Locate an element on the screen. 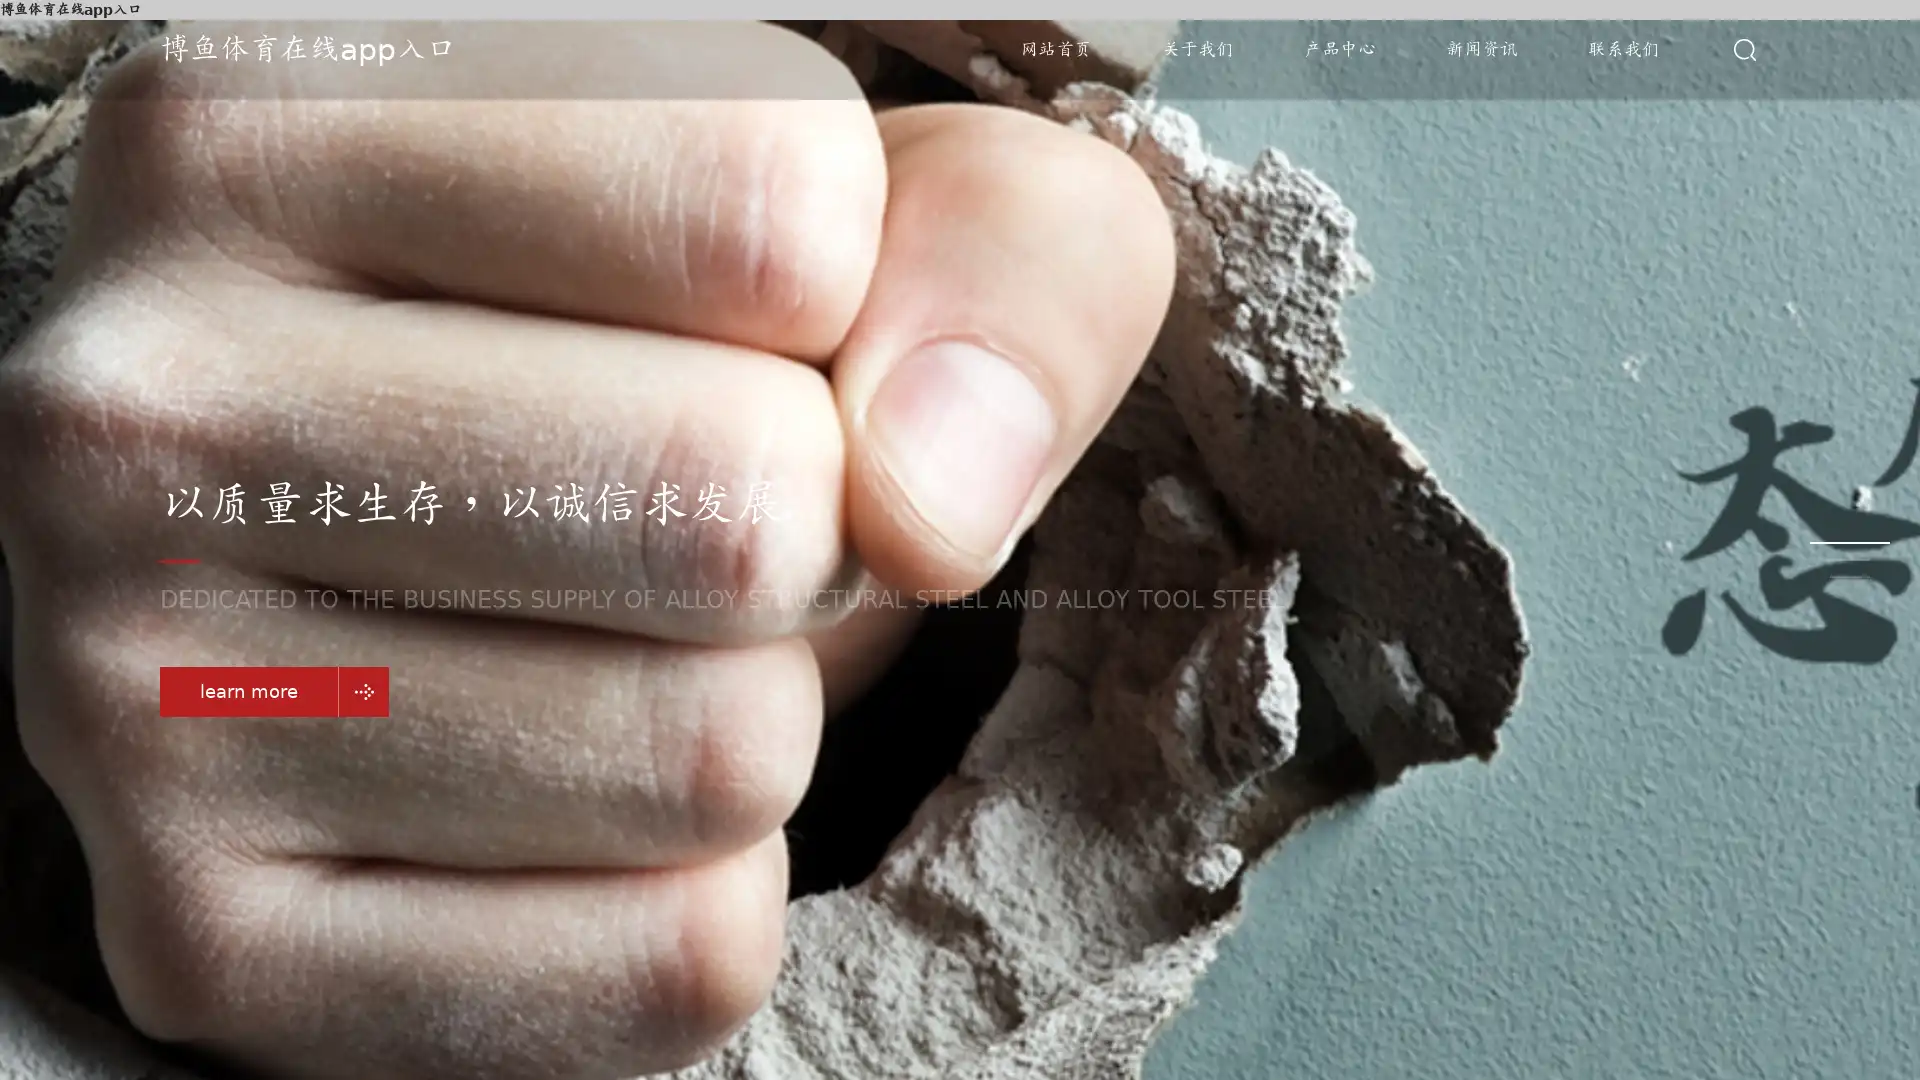 The height and width of the screenshot is (1080, 1920). Go to slide 2 is located at coordinates (1848, 559).